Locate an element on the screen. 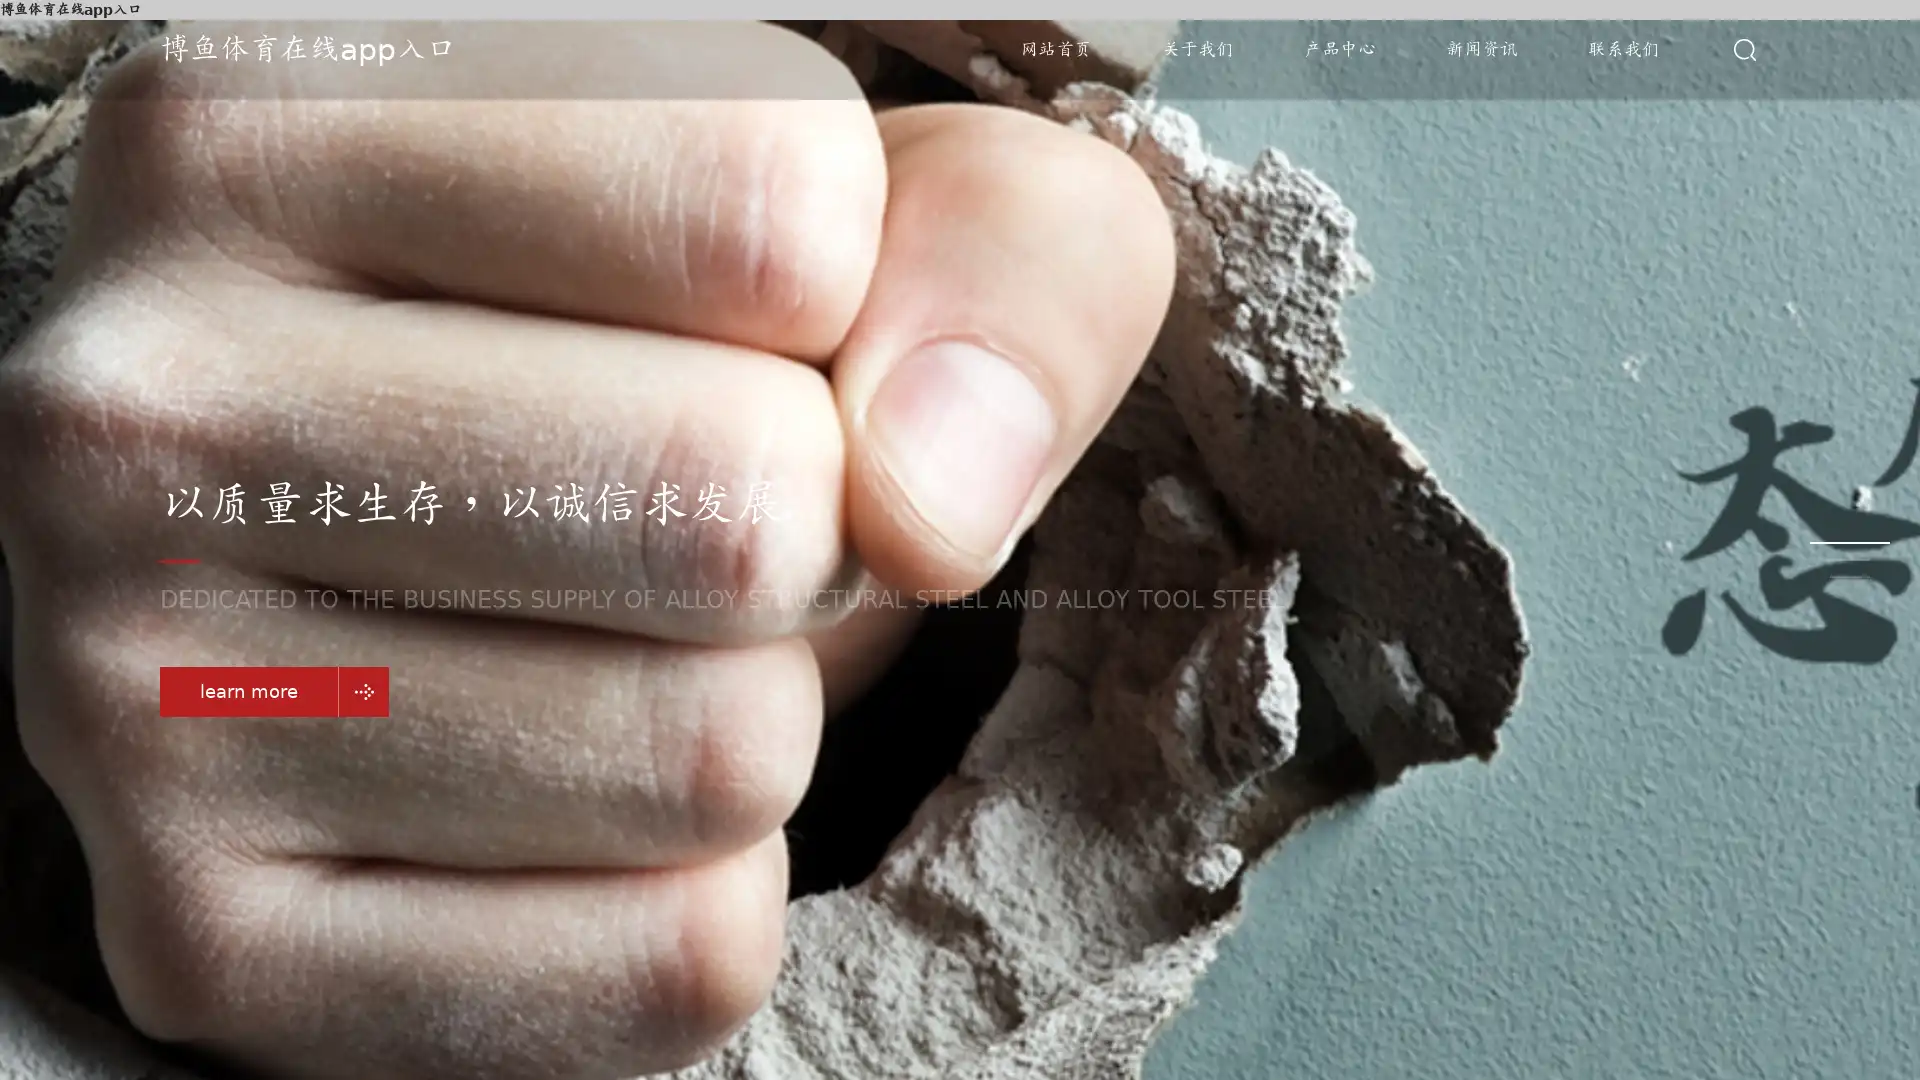 The height and width of the screenshot is (1080, 1920). Go to slide 2 is located at coordinates (1848, 559).